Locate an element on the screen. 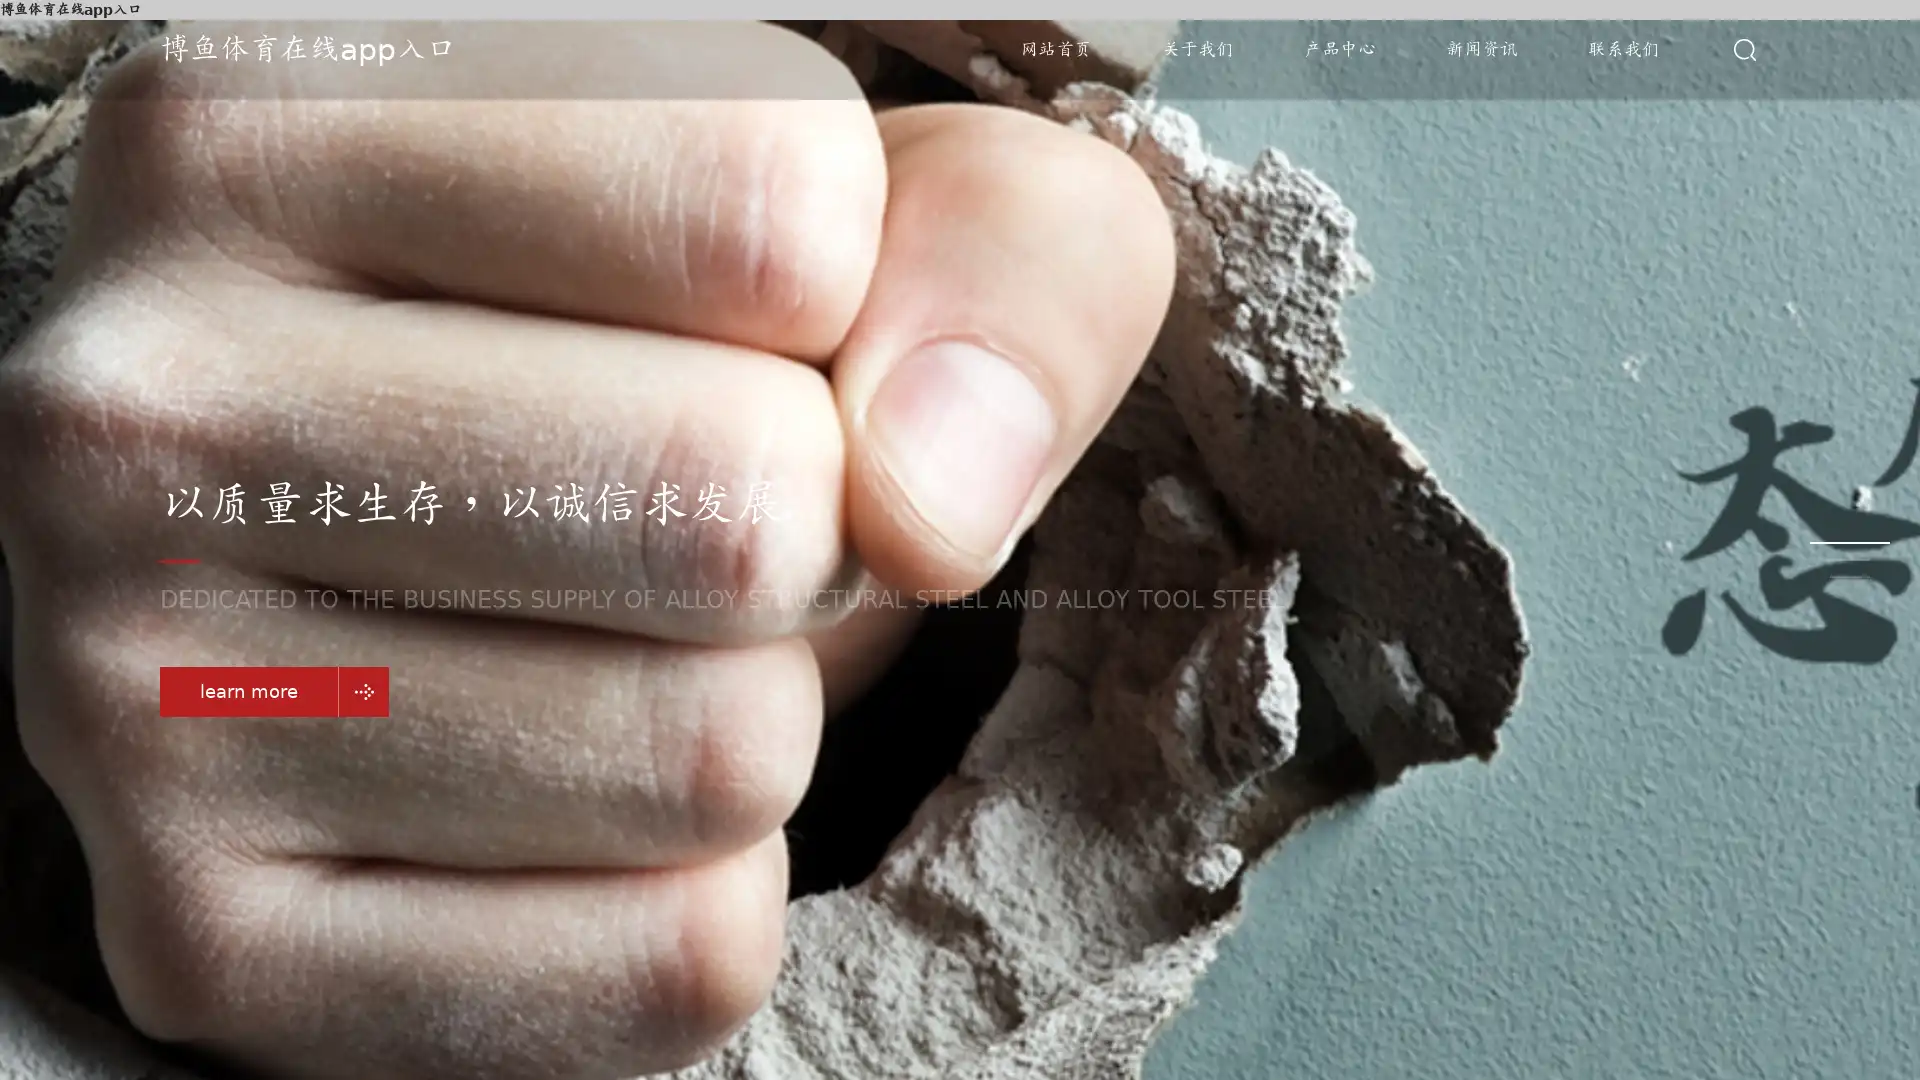 The height and width of the screenshot is (1080, 1920). Go to slide 2 is located at coordinates (1848, 559).